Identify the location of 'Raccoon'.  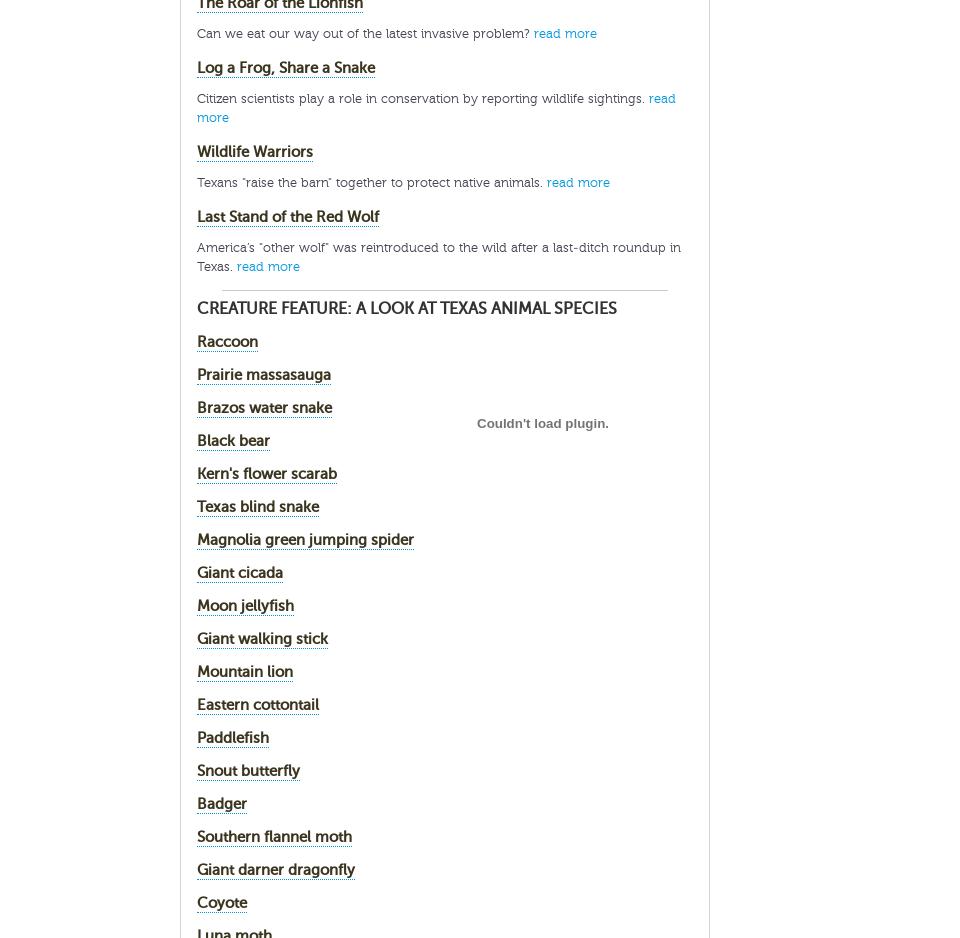
(227, 341).